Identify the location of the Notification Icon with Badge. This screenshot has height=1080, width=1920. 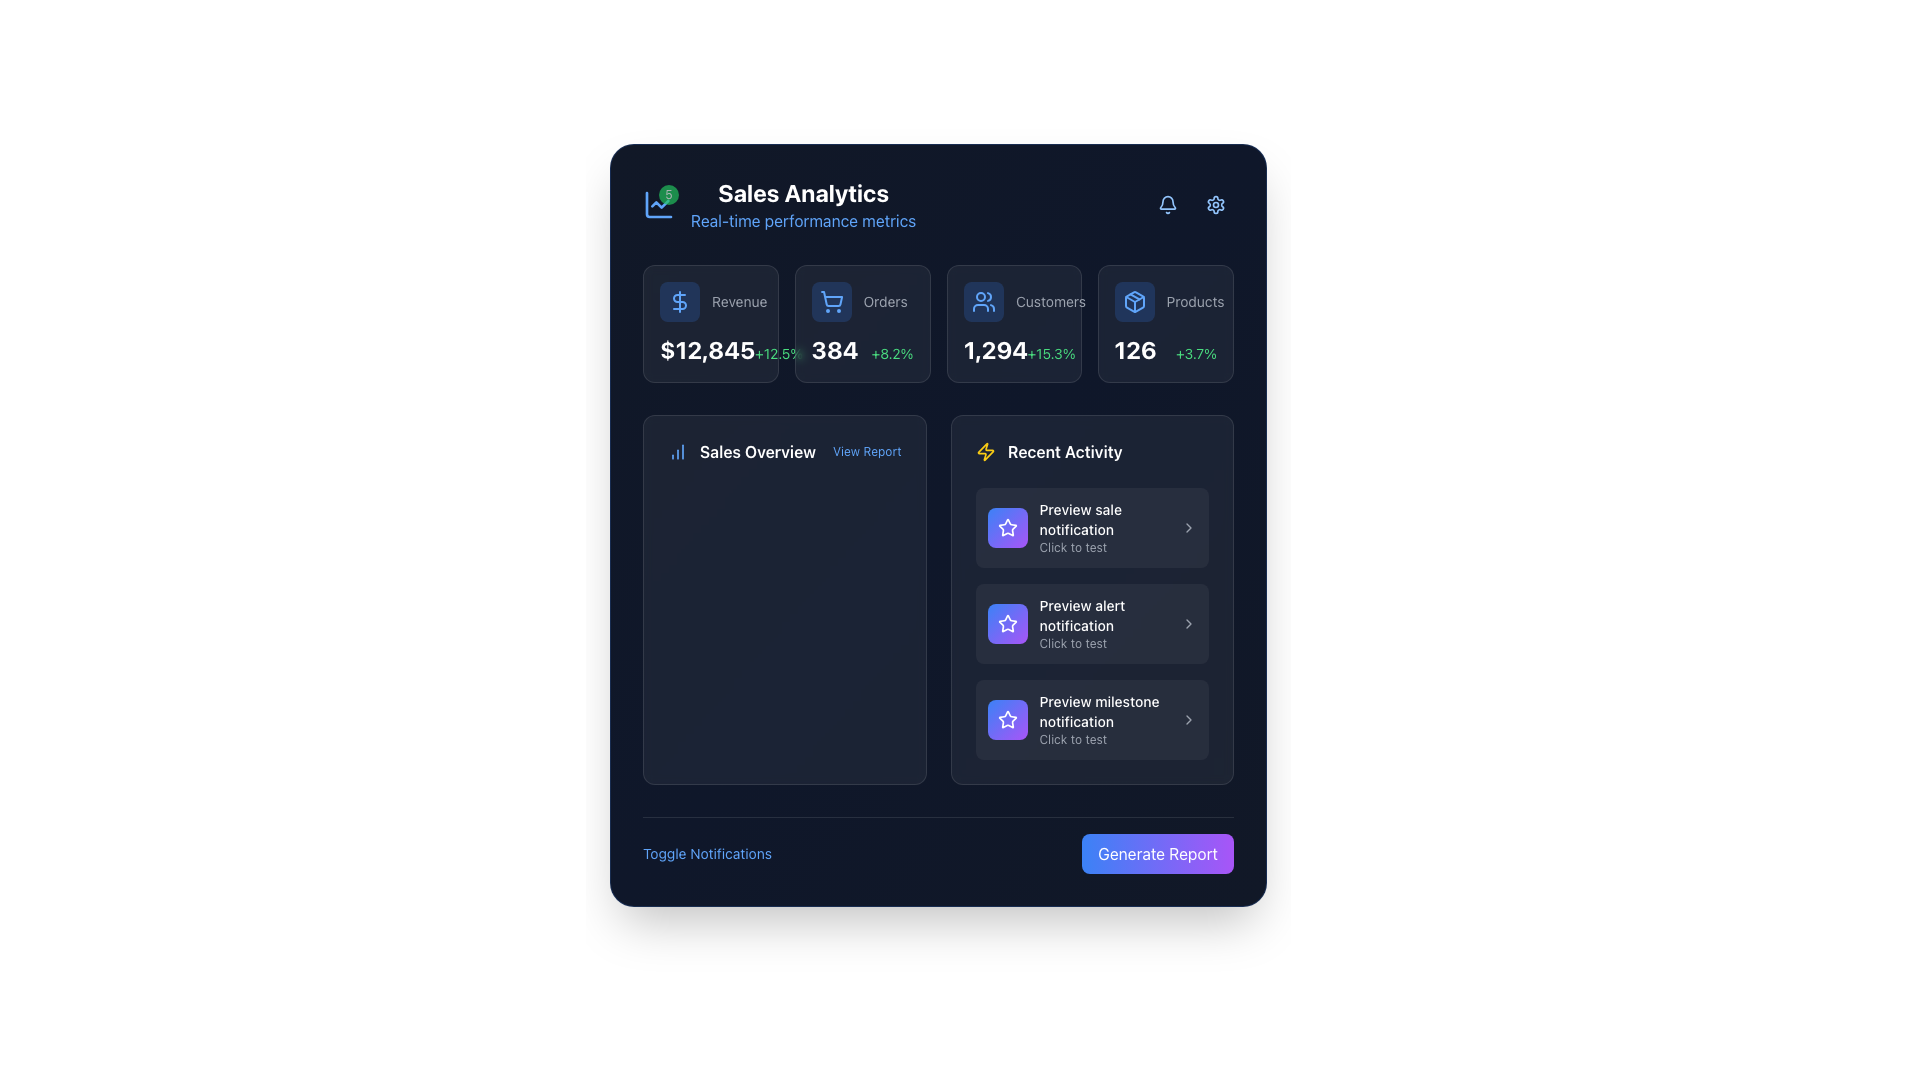
(1167, 202).